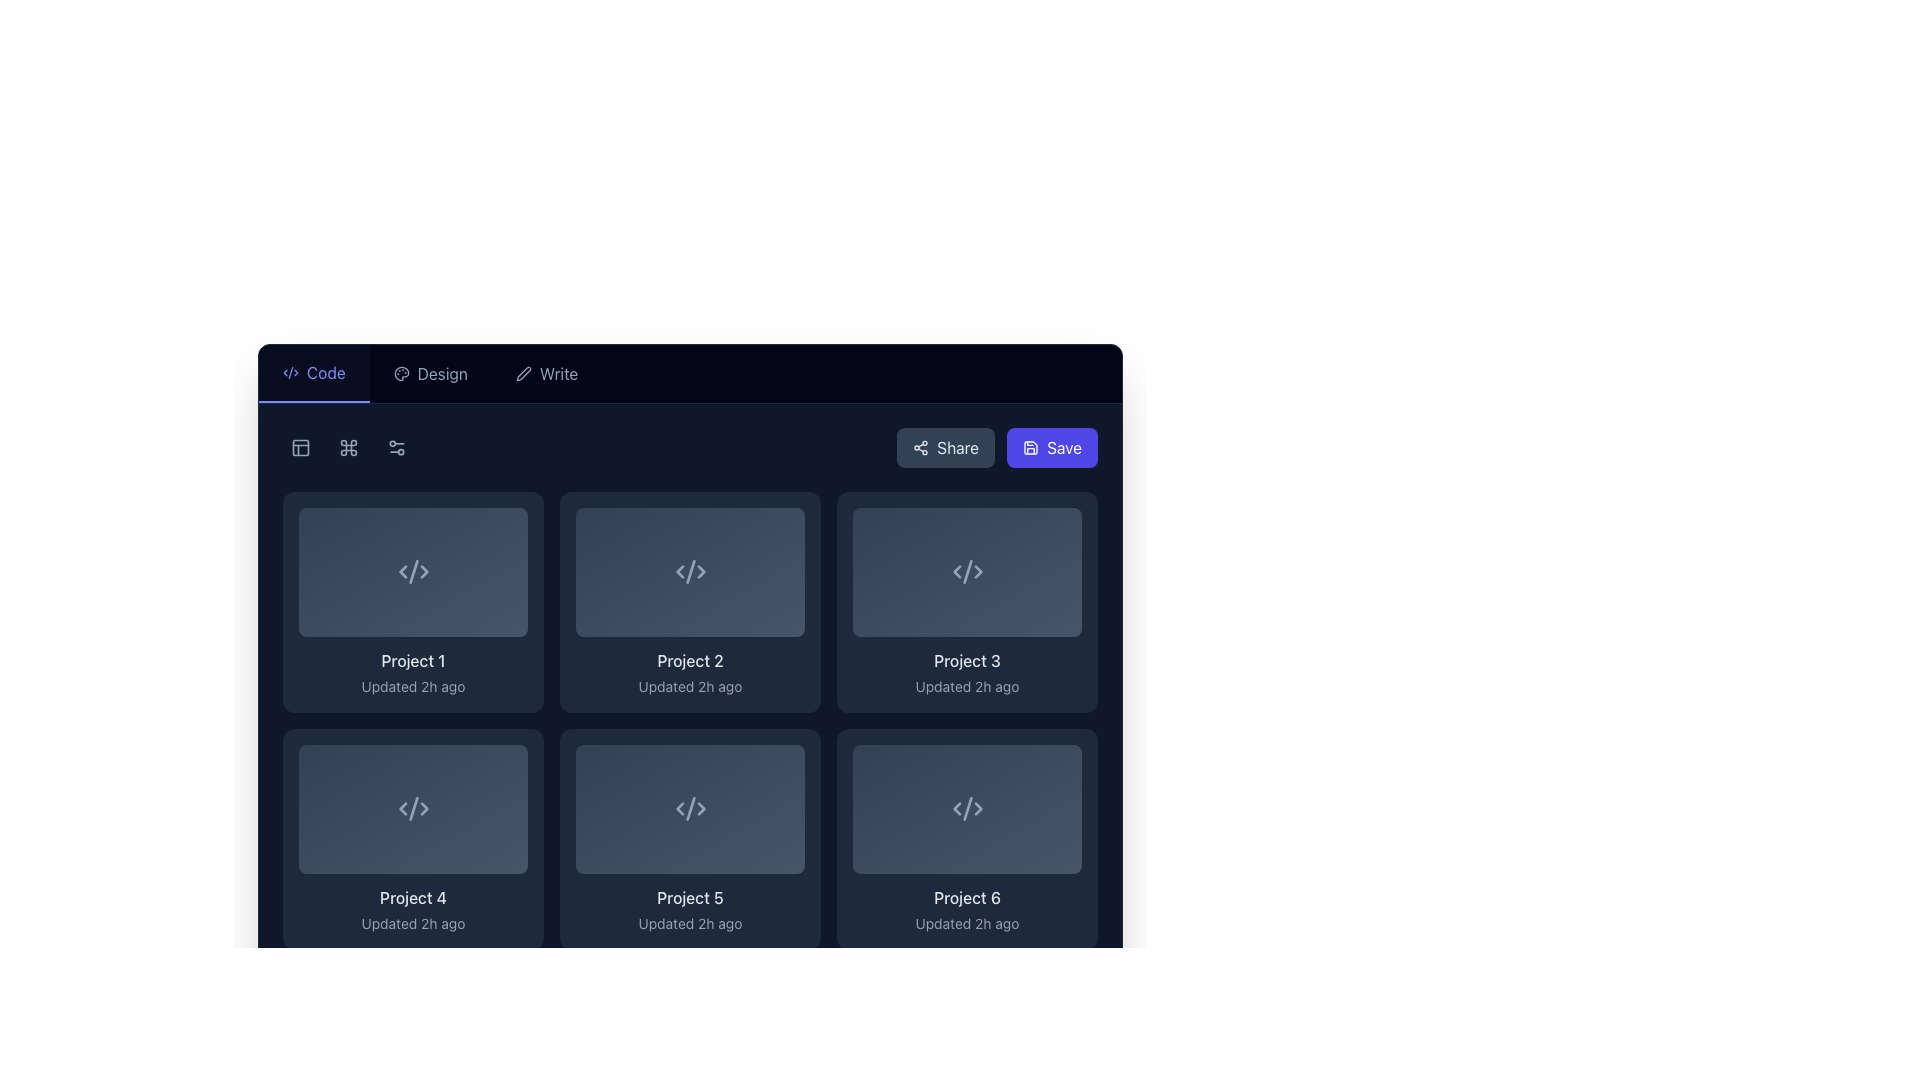 The image size is (1920, 1080). Describe the element at coordinates (412, 660) in the screenshot. I see `the first text label in the first card in the grid, positioned at the top left of the card grid section` at that location.